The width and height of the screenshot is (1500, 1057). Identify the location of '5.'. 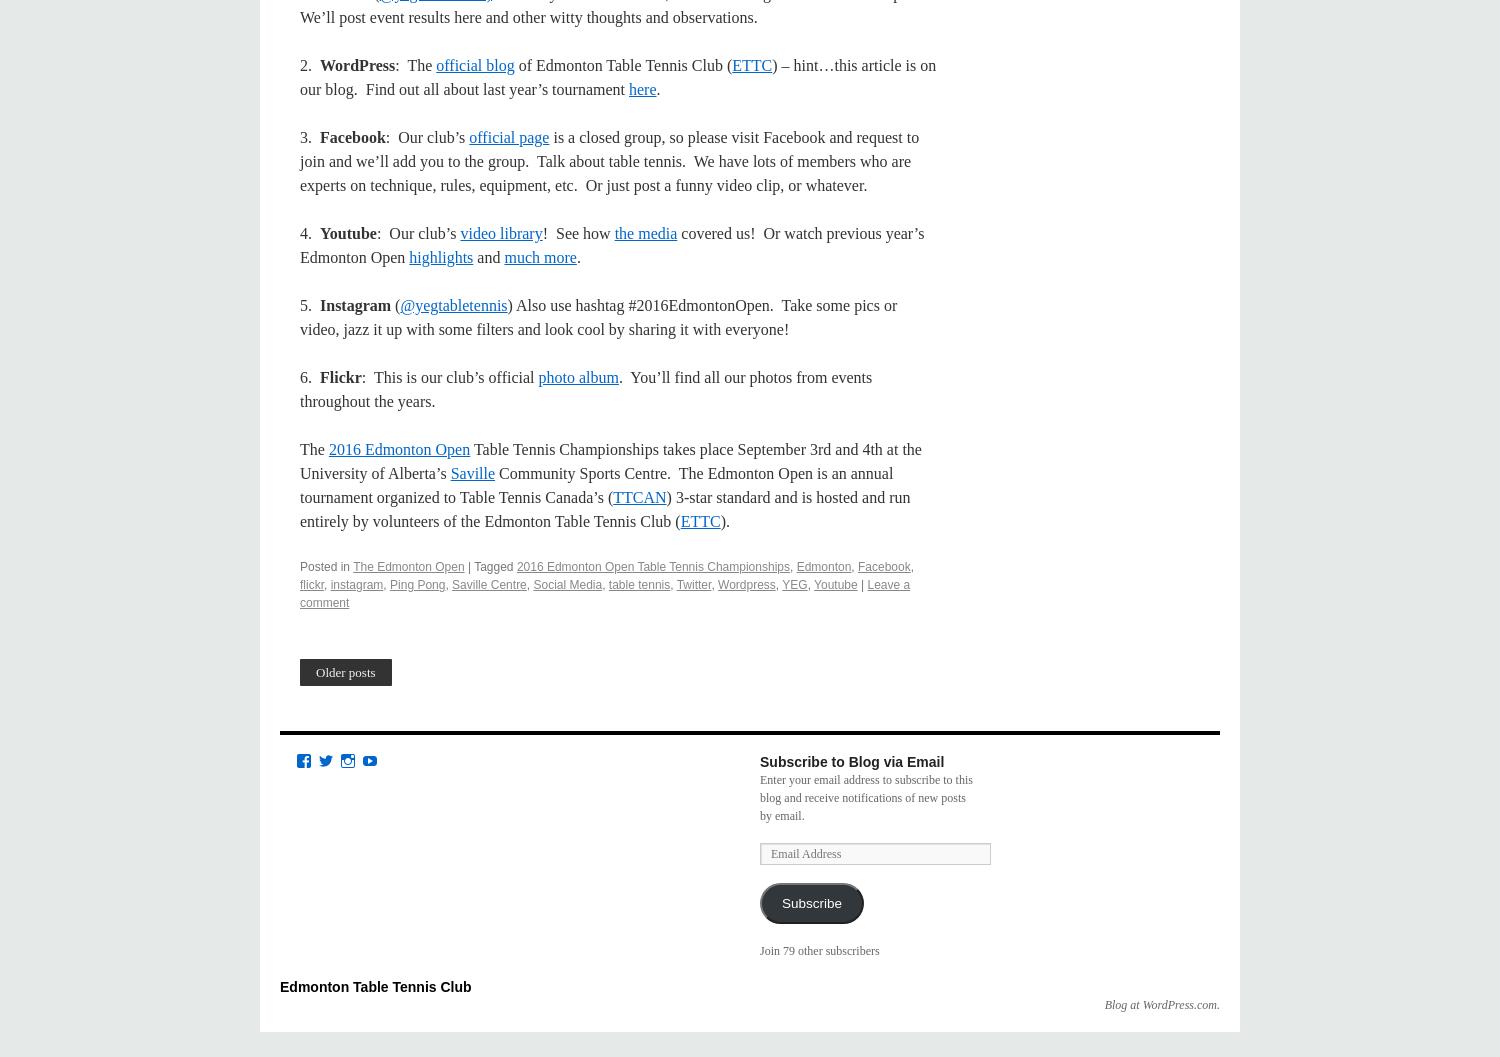
(310, 305).